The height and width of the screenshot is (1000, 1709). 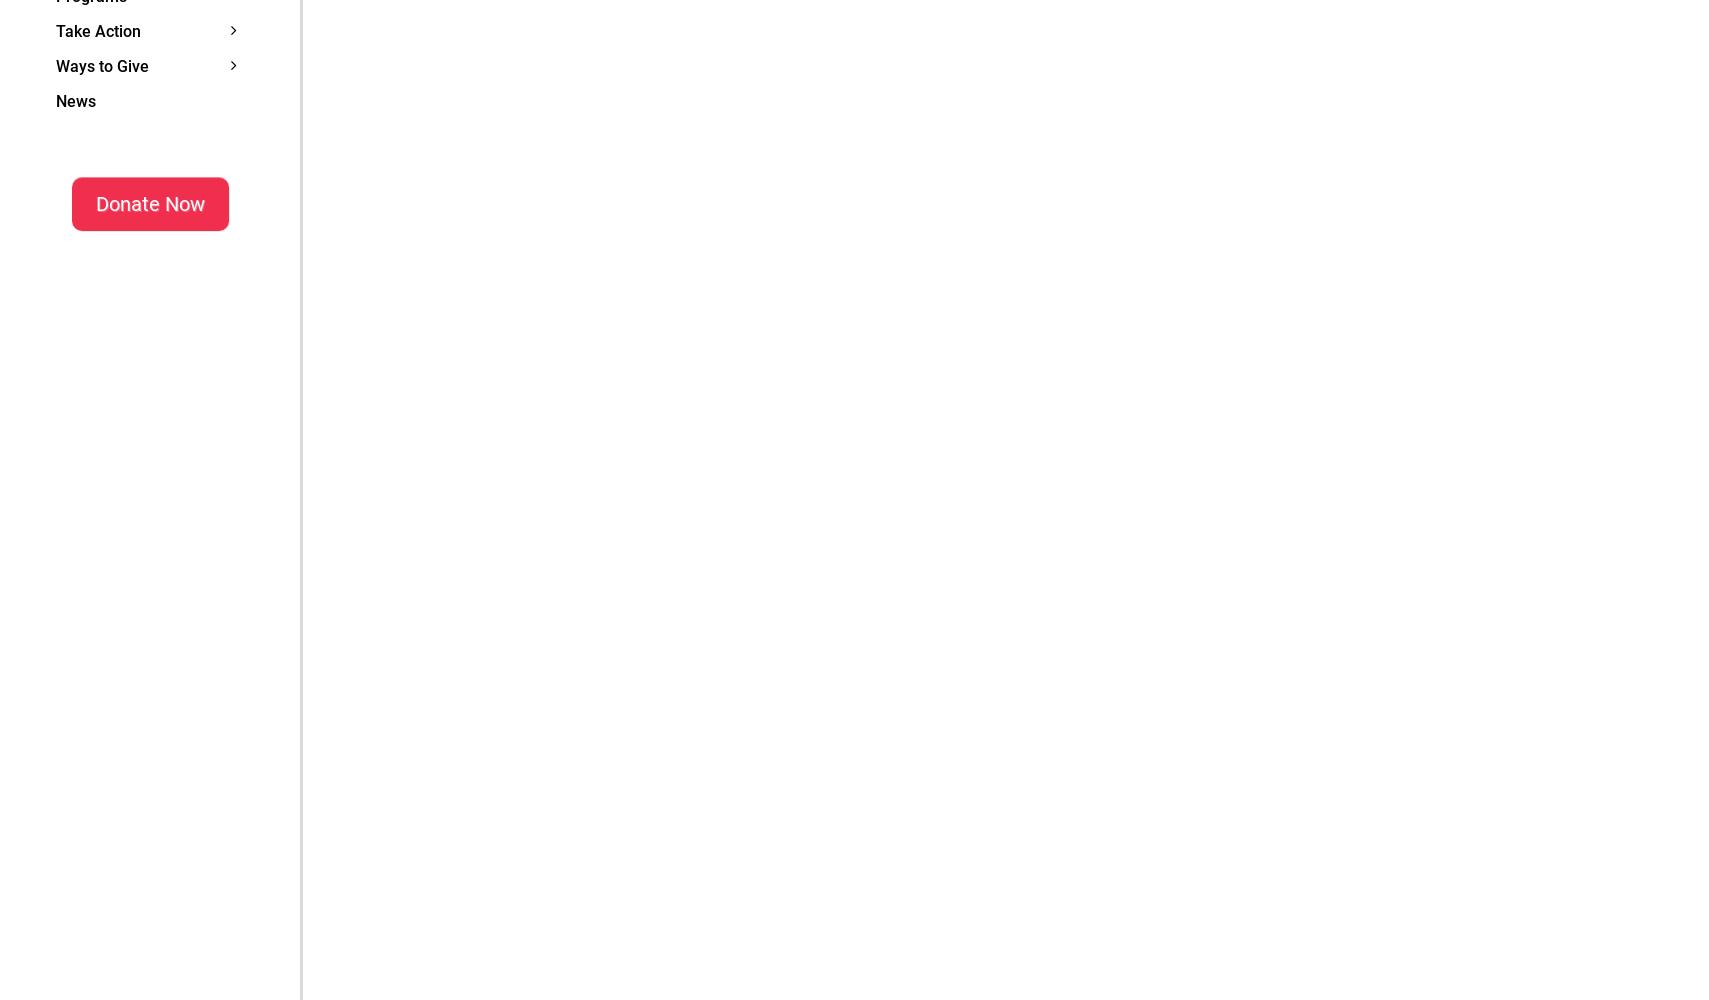 I want to click on 'News', so click(x=75, y=99).